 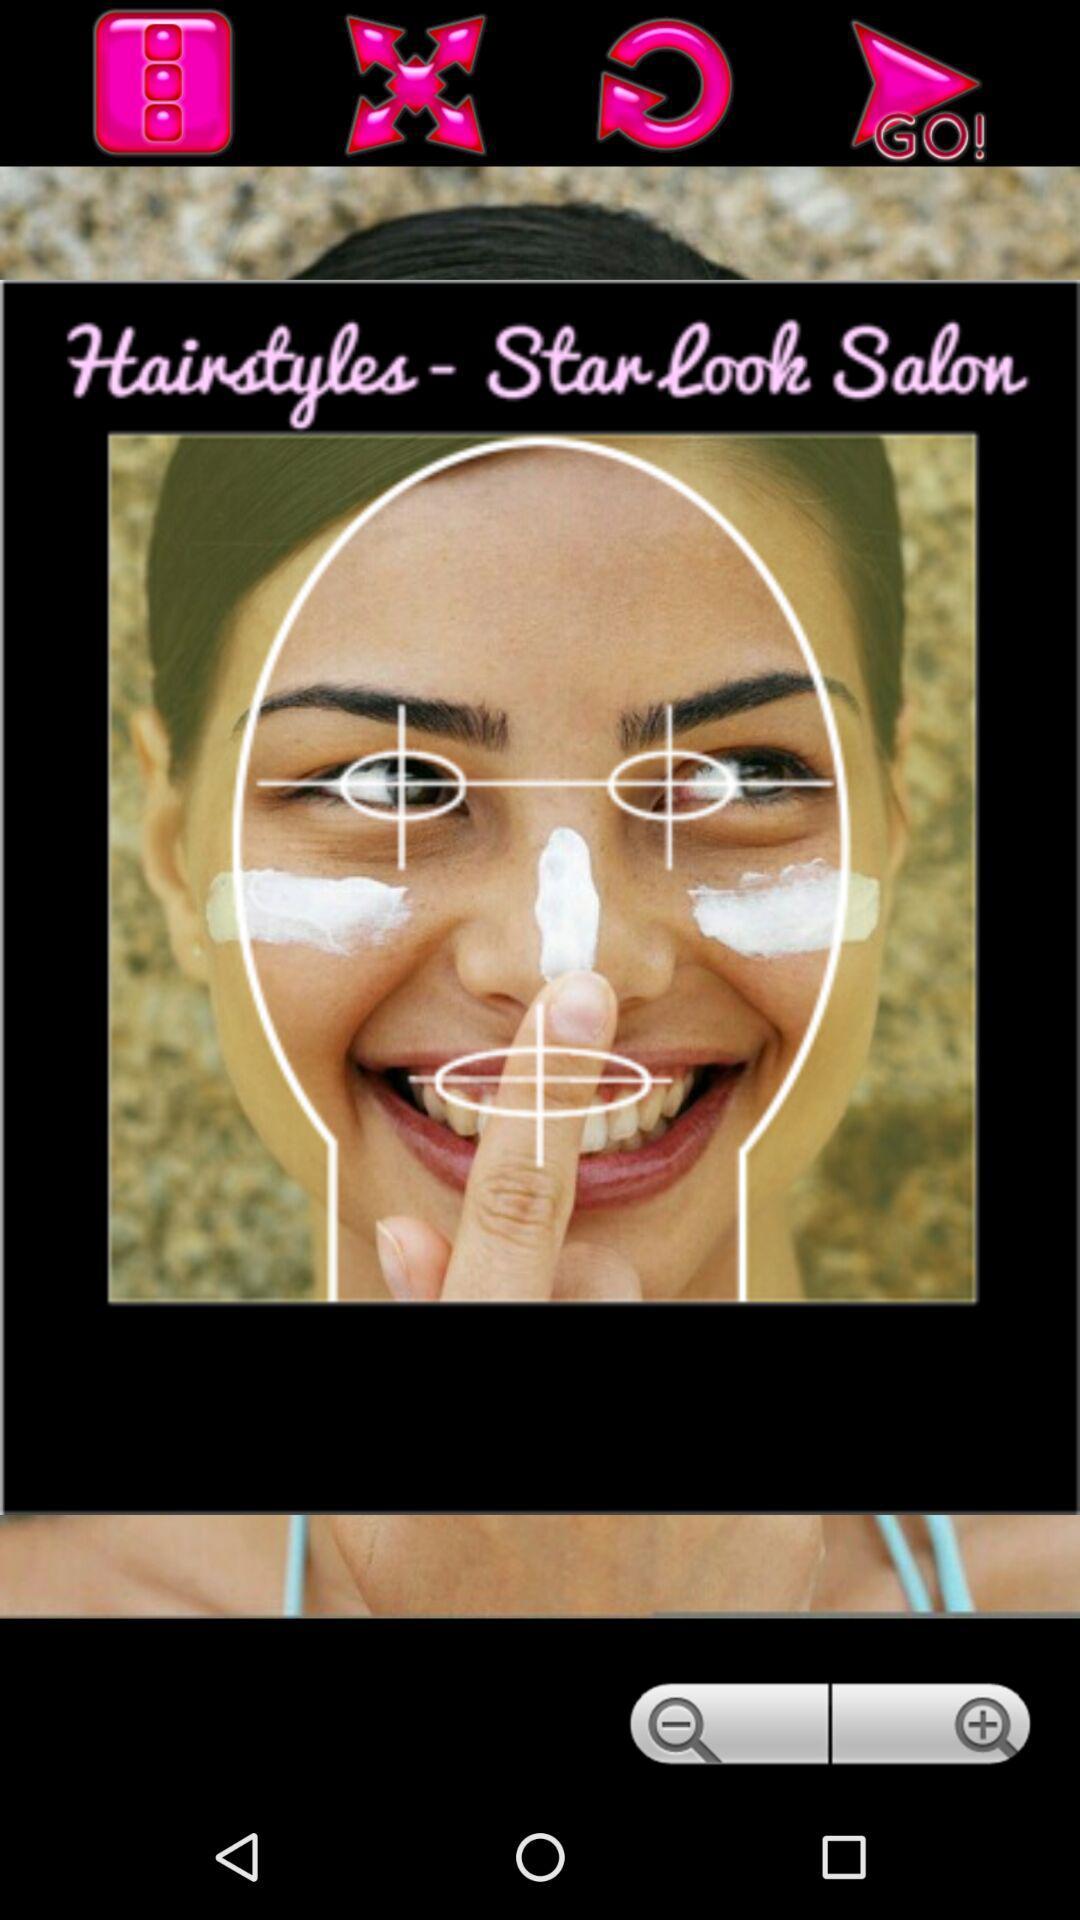 I want to click on the refresh icon, so click(x=666, y=90).